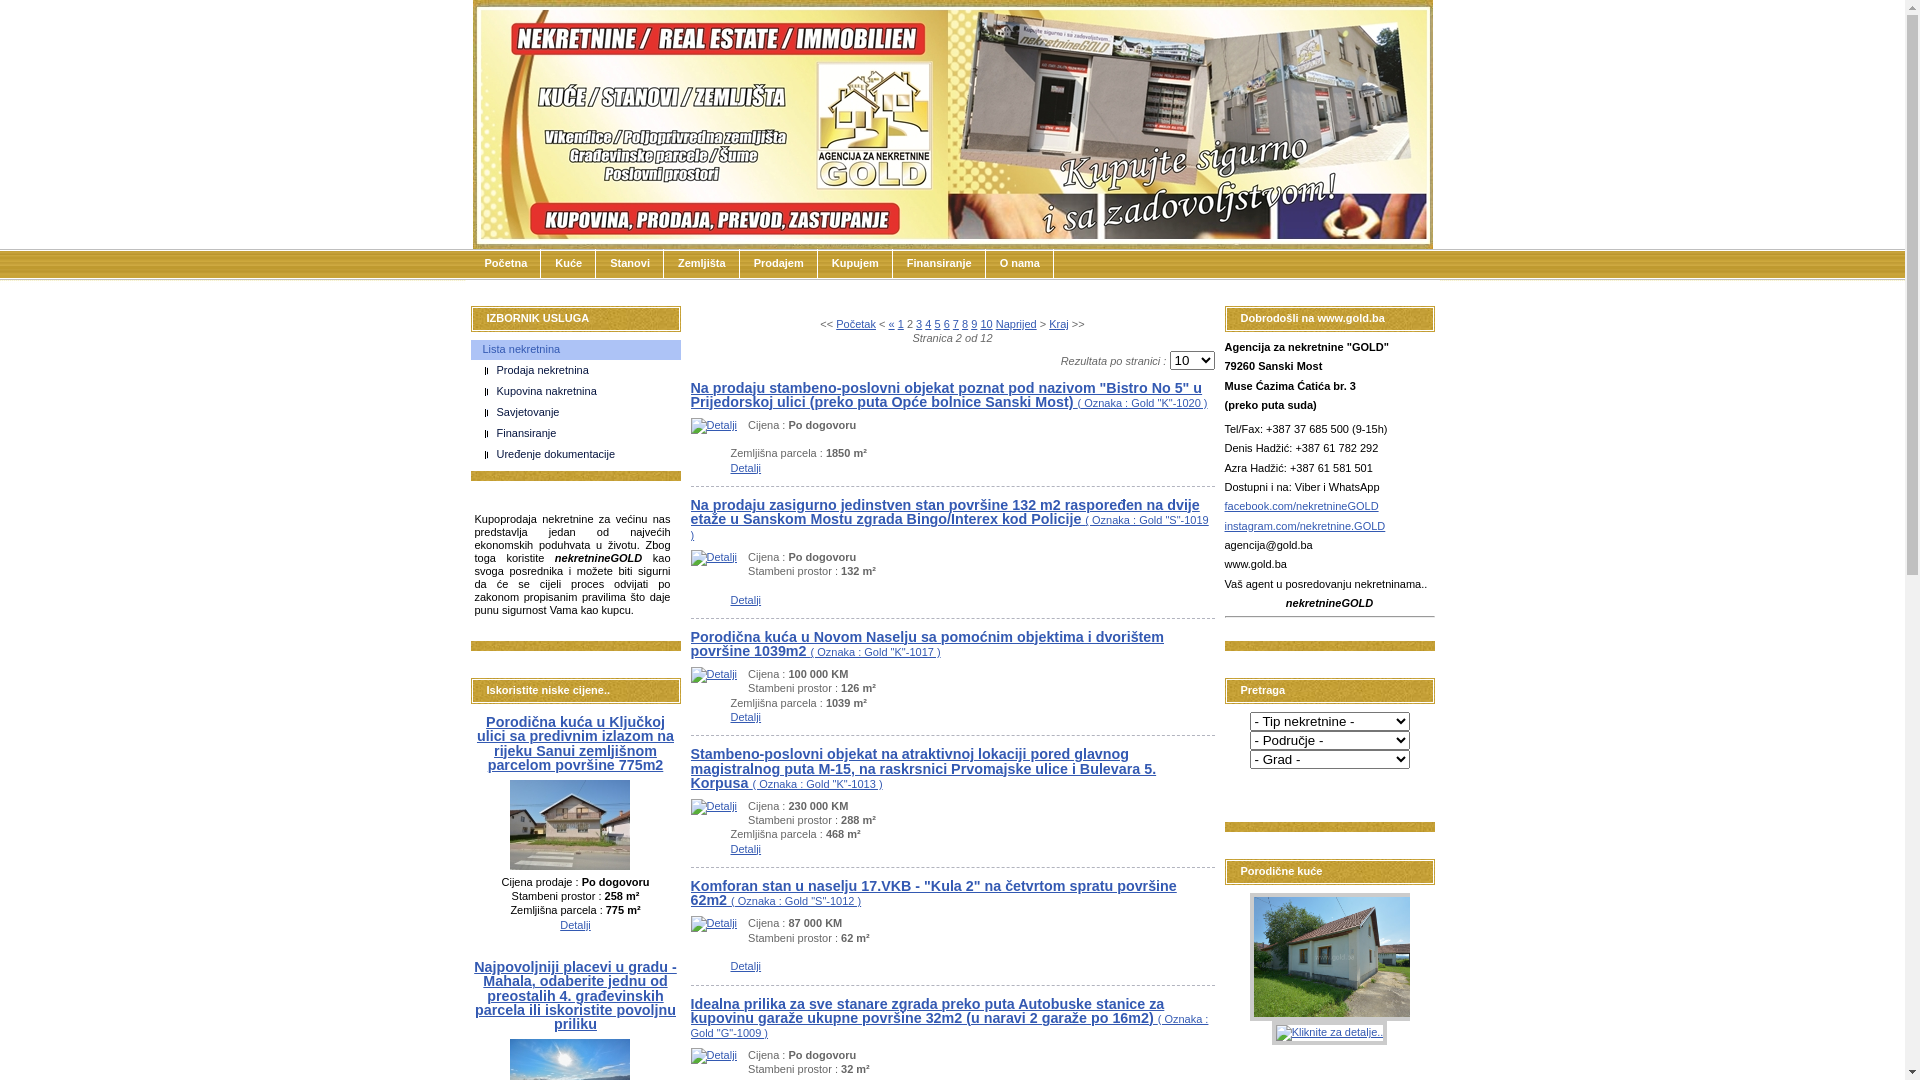 Image resolution: width=1920 pixels, height=1080 pixels. I want to click on 'Finansiranje', so click(938, 262).